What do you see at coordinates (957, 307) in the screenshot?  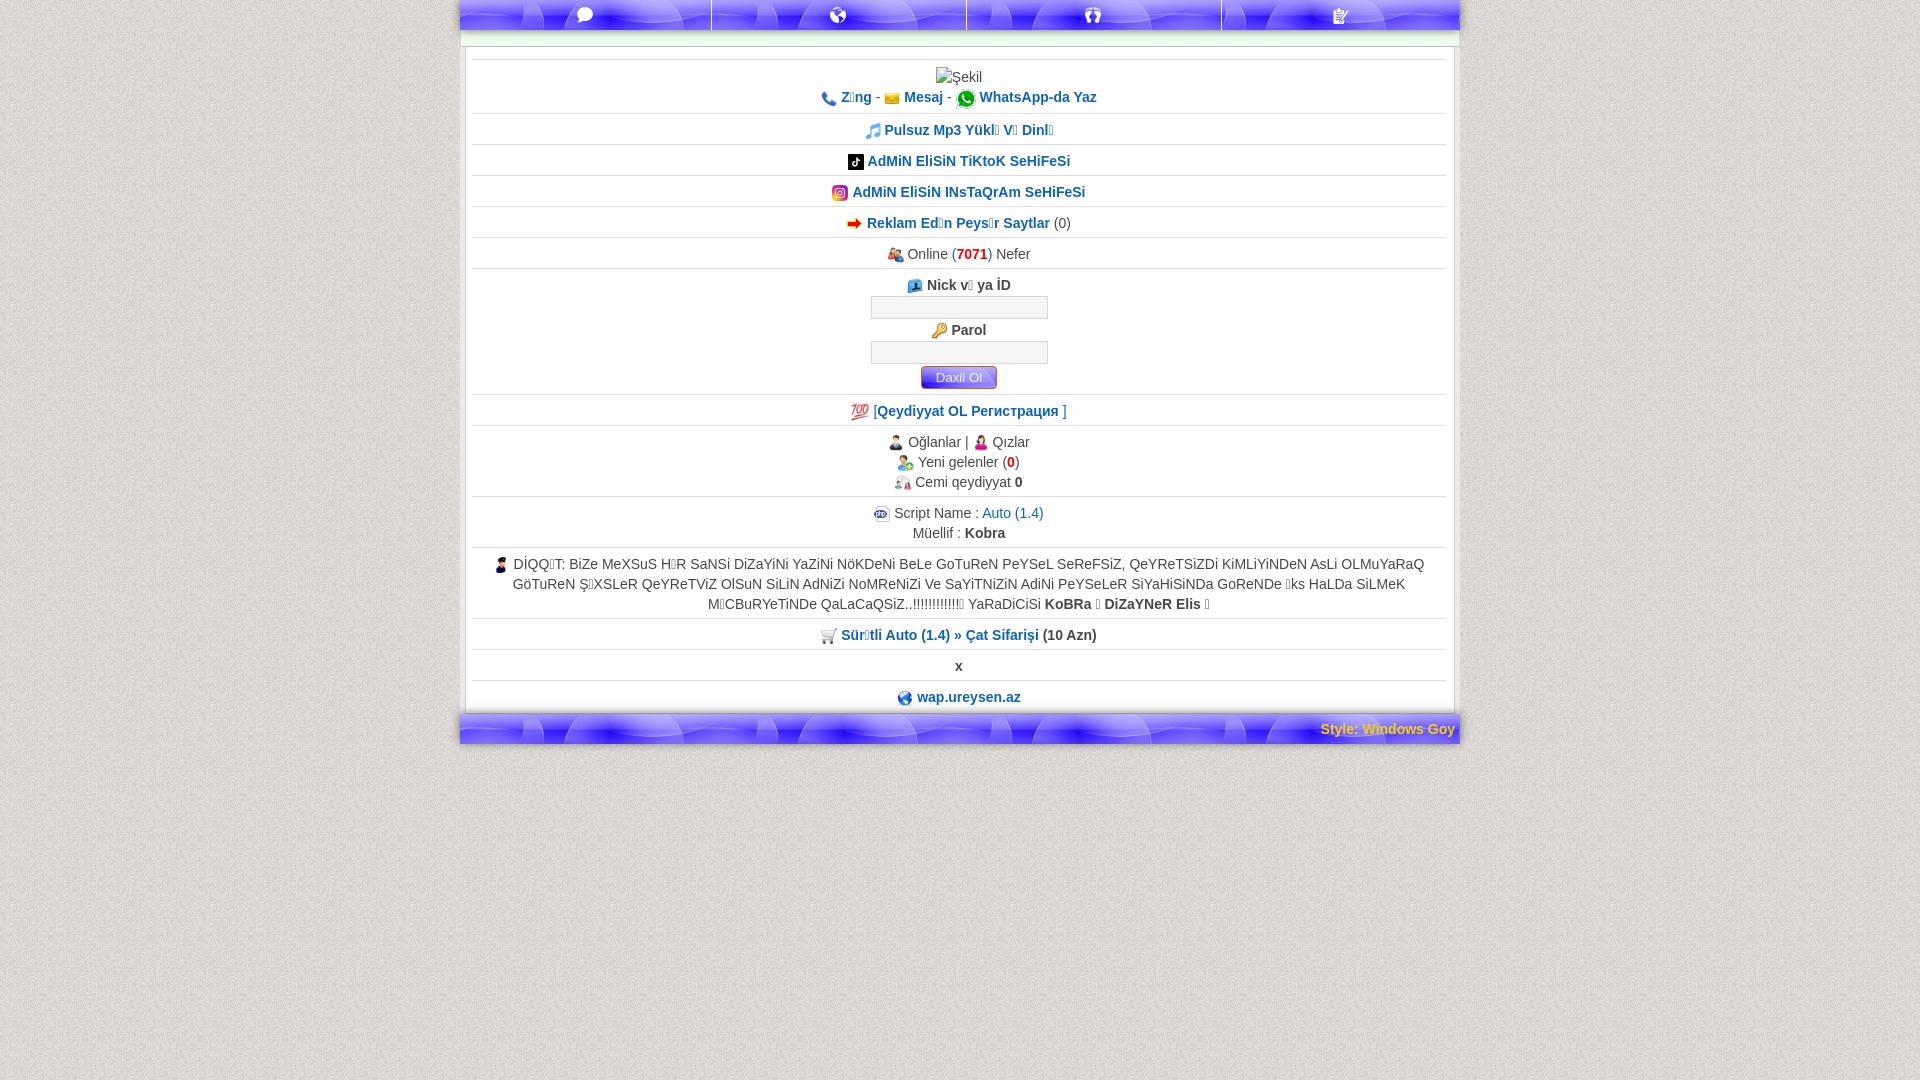 I see `'nick'` at bounding box center [957, 307].